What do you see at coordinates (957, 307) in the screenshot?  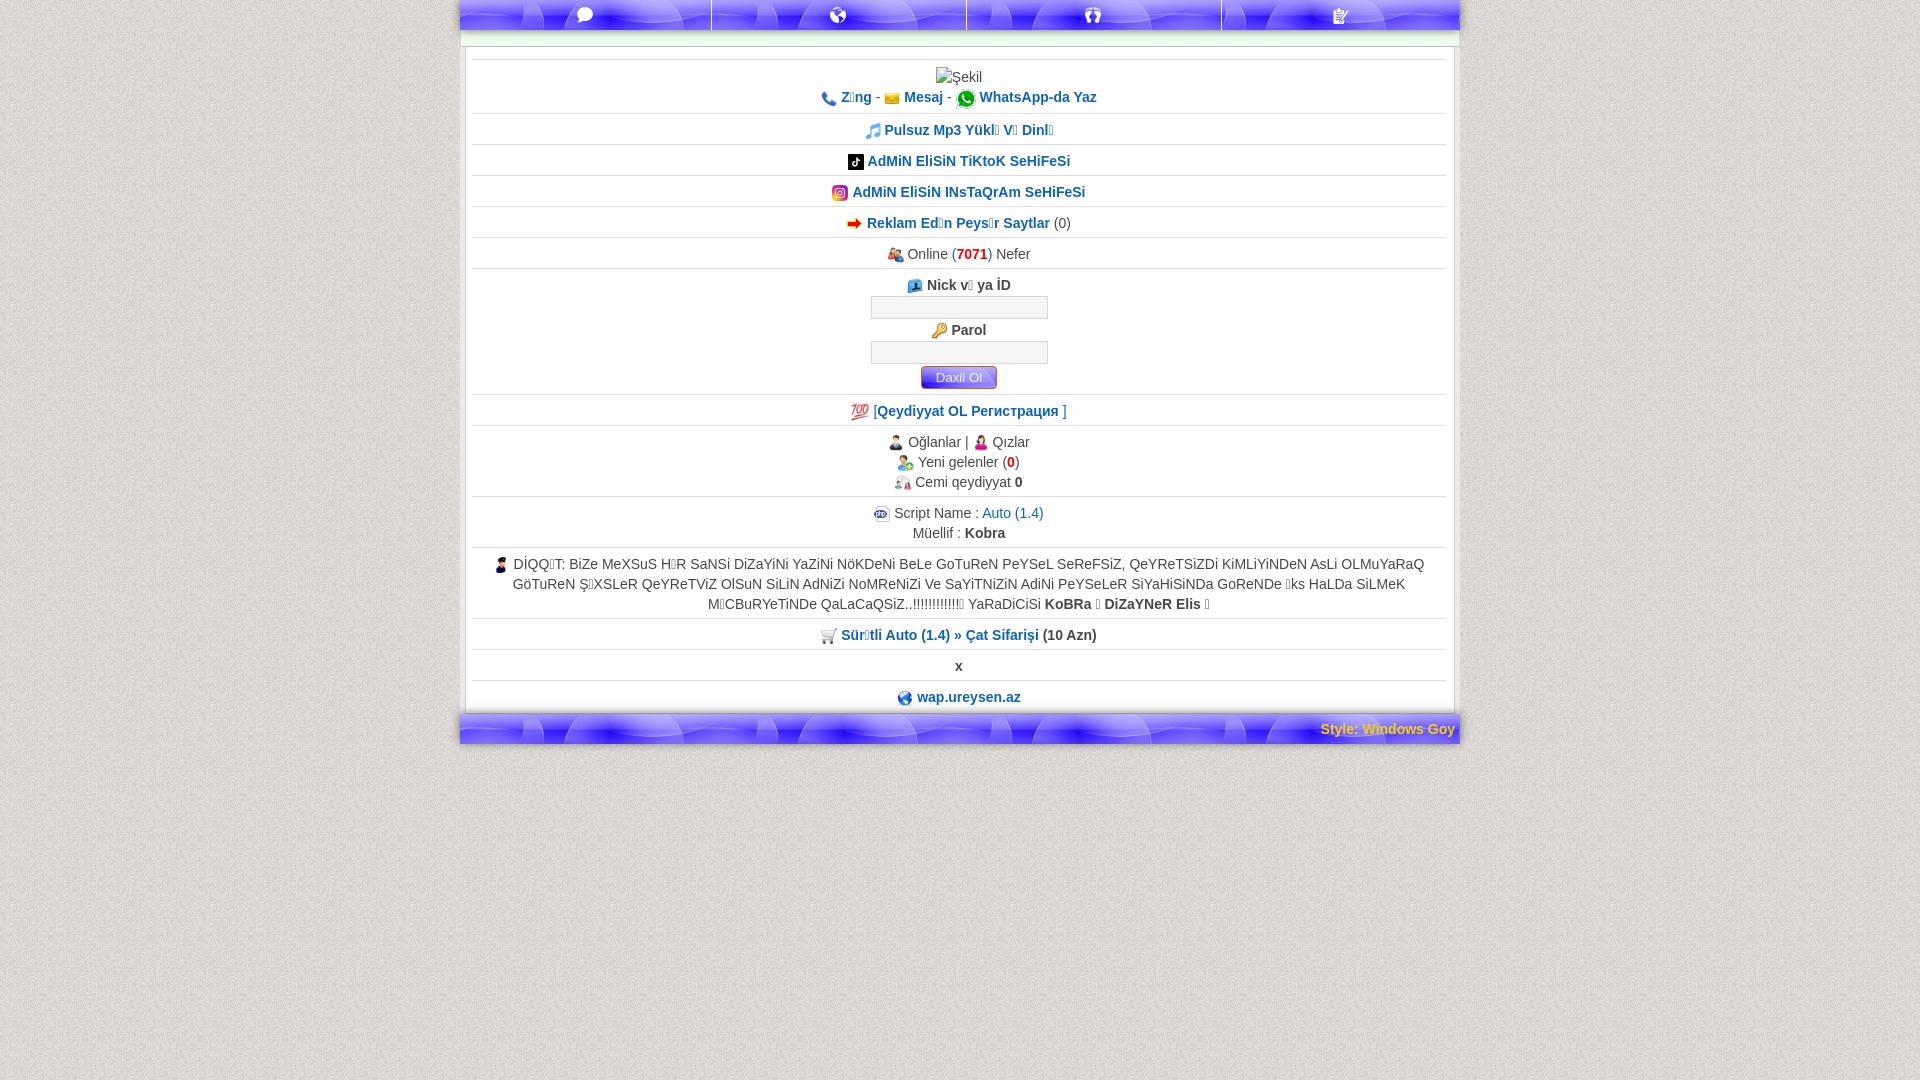 I see `'nick'` at bounding box center [957, 307].